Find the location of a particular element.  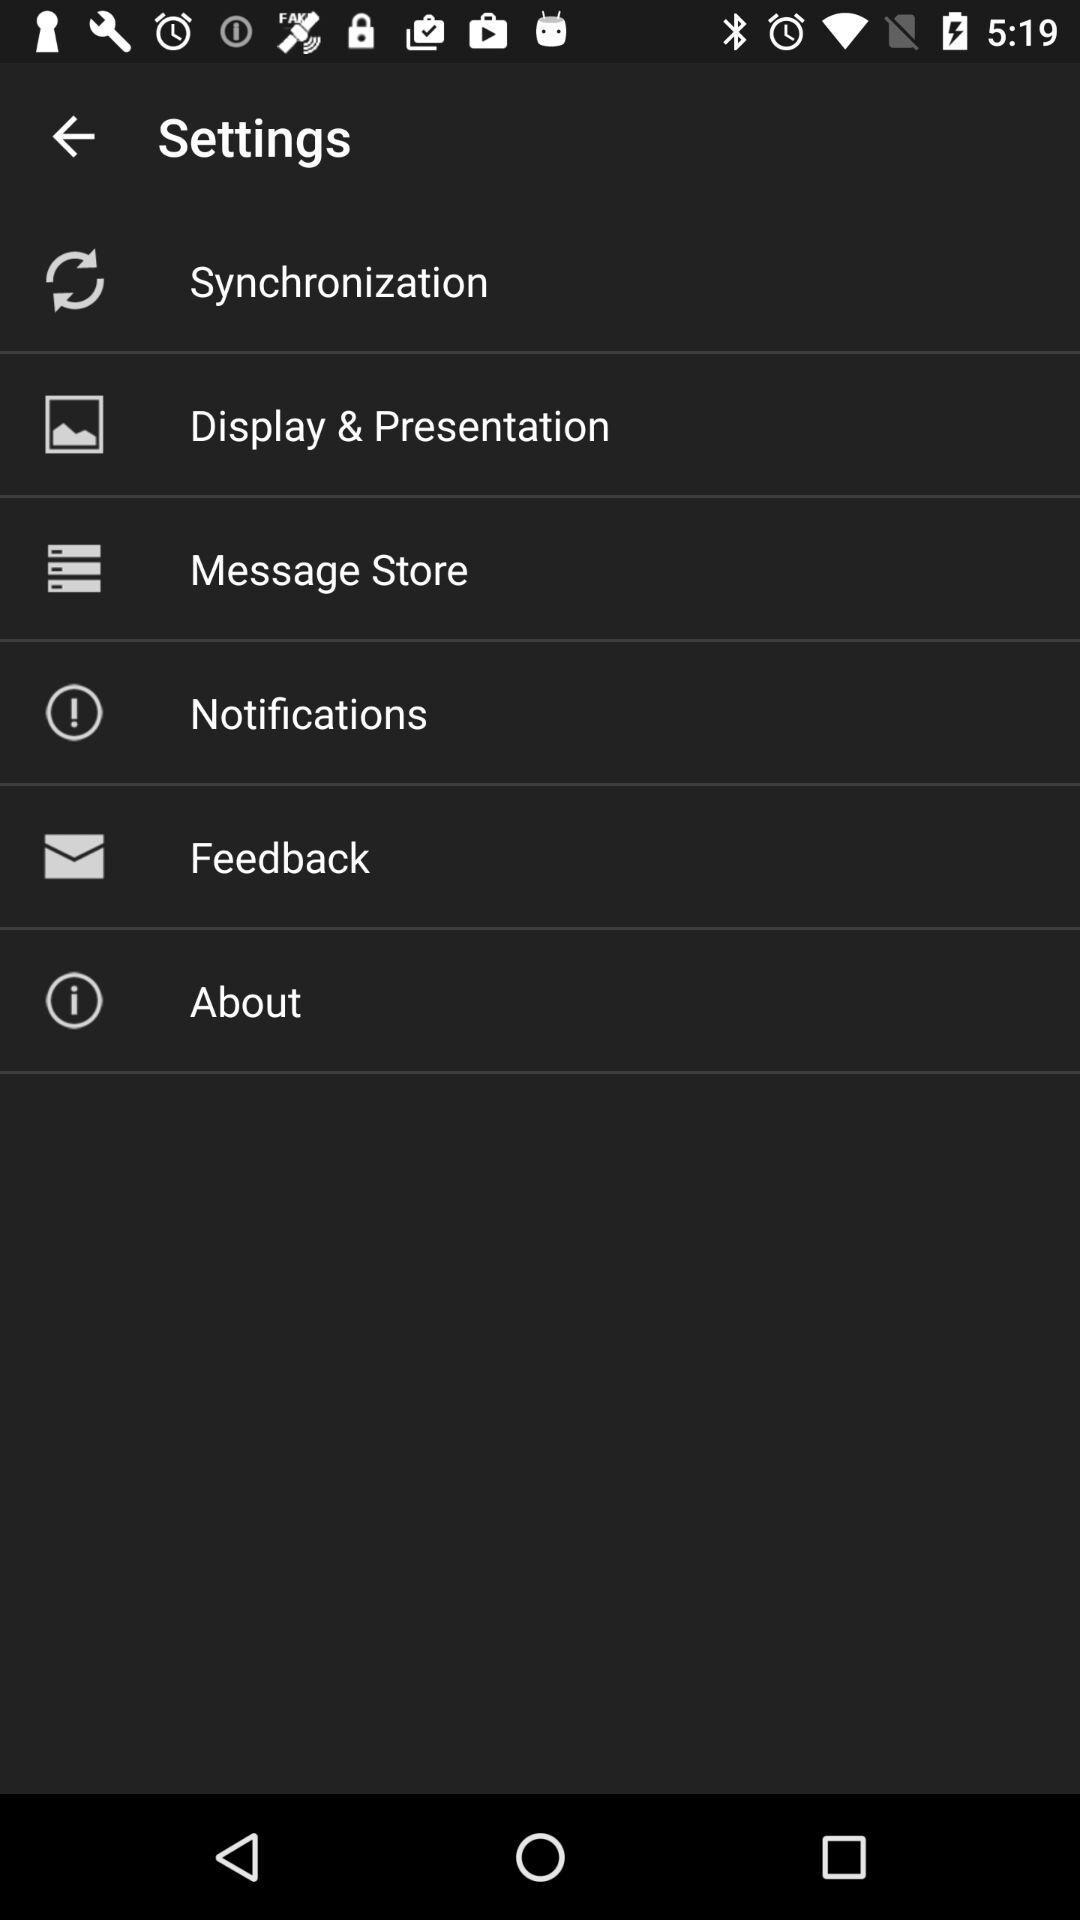

message store item is located at coordinates (328, 567).